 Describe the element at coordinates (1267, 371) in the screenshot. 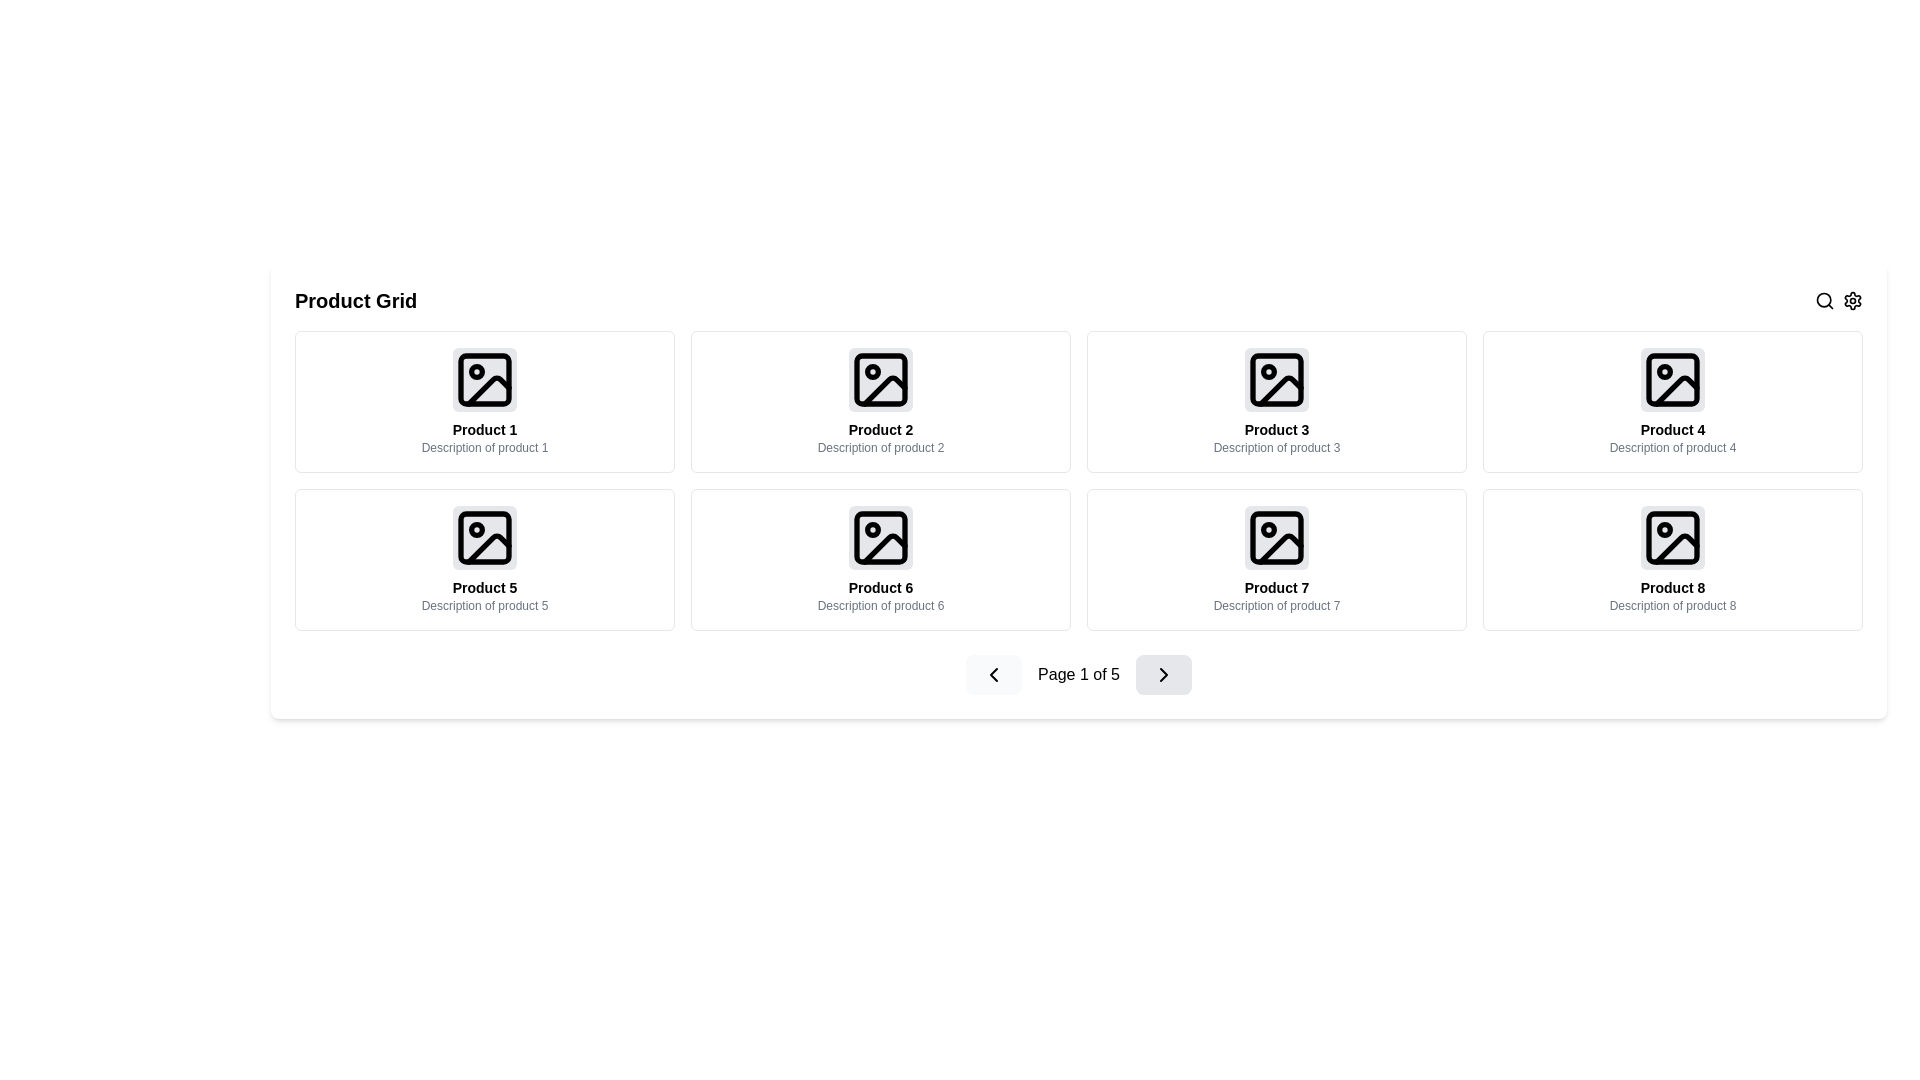

I see `the small SVG circle located in the top left corner of the 'Product 3' thumbnail within the product grid layout` at that location.